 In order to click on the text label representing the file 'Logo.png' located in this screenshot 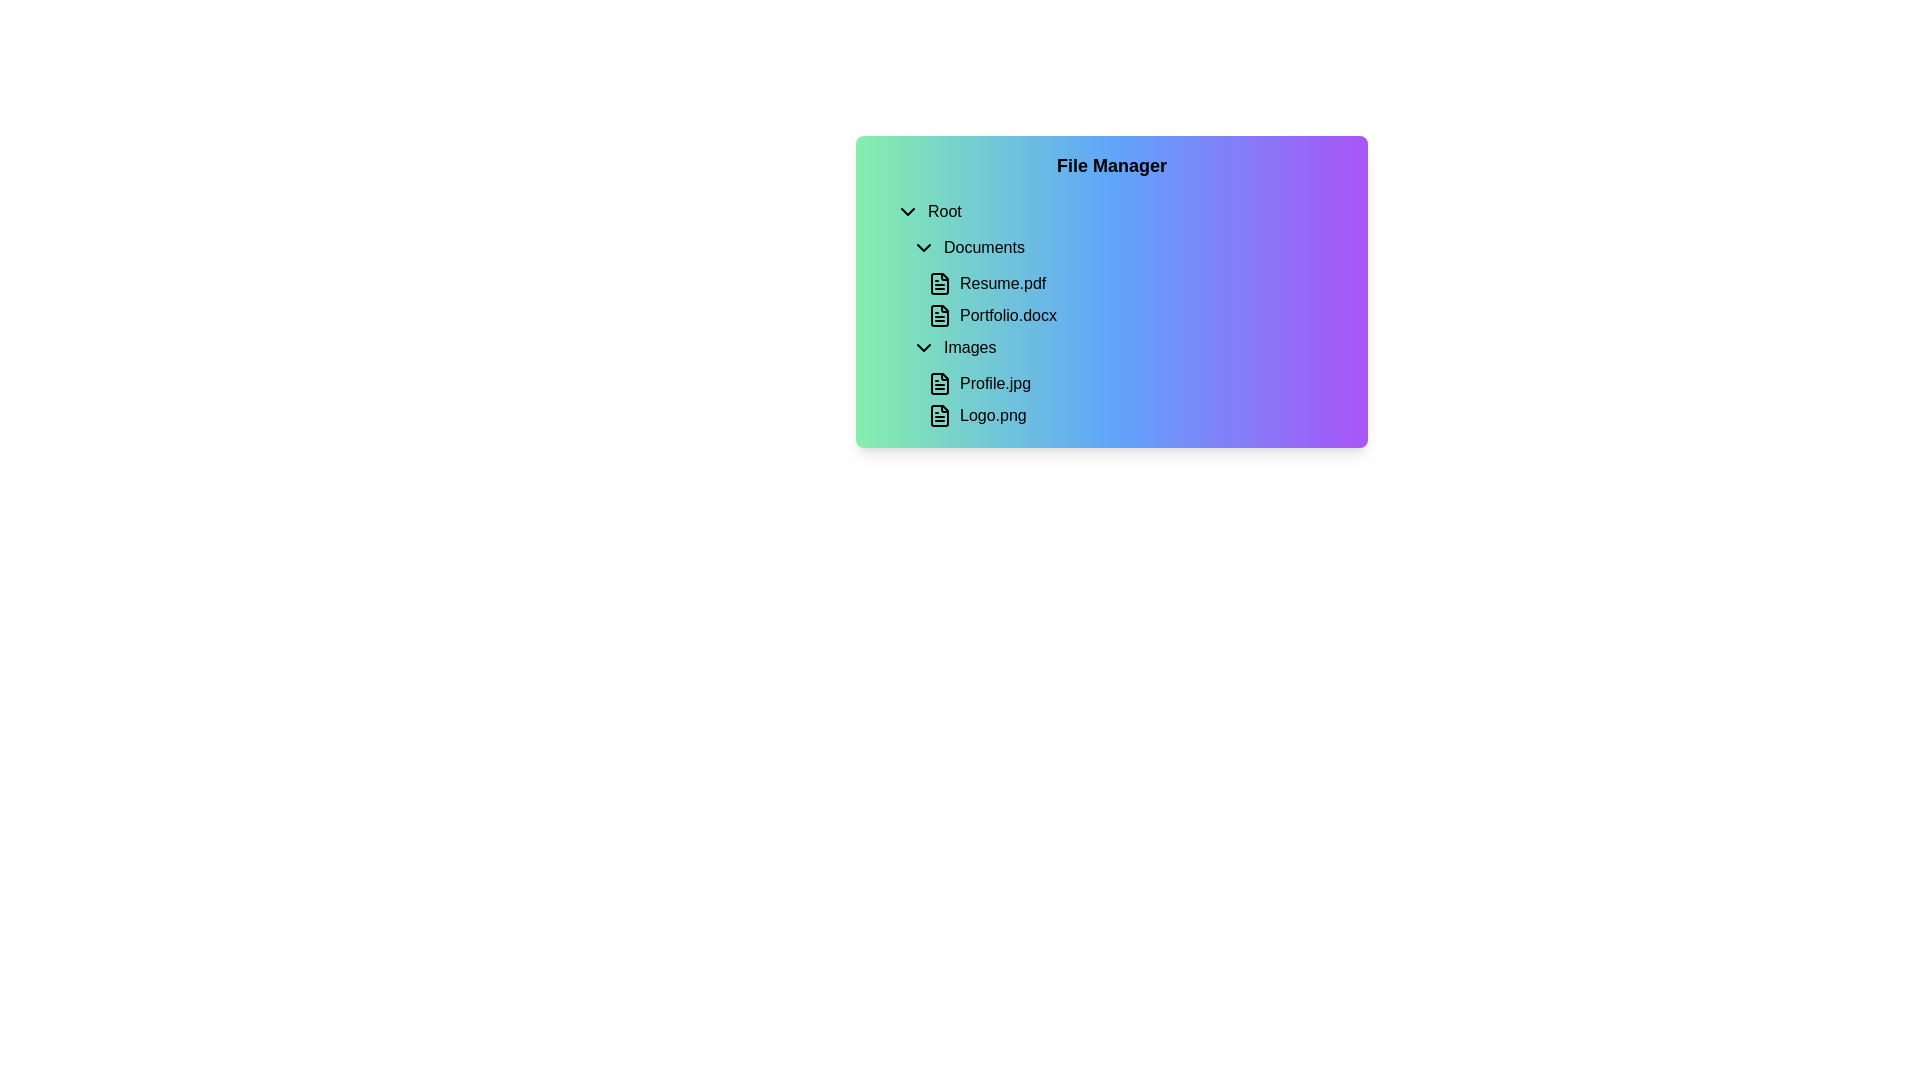, I will do `click(993, 415)`.